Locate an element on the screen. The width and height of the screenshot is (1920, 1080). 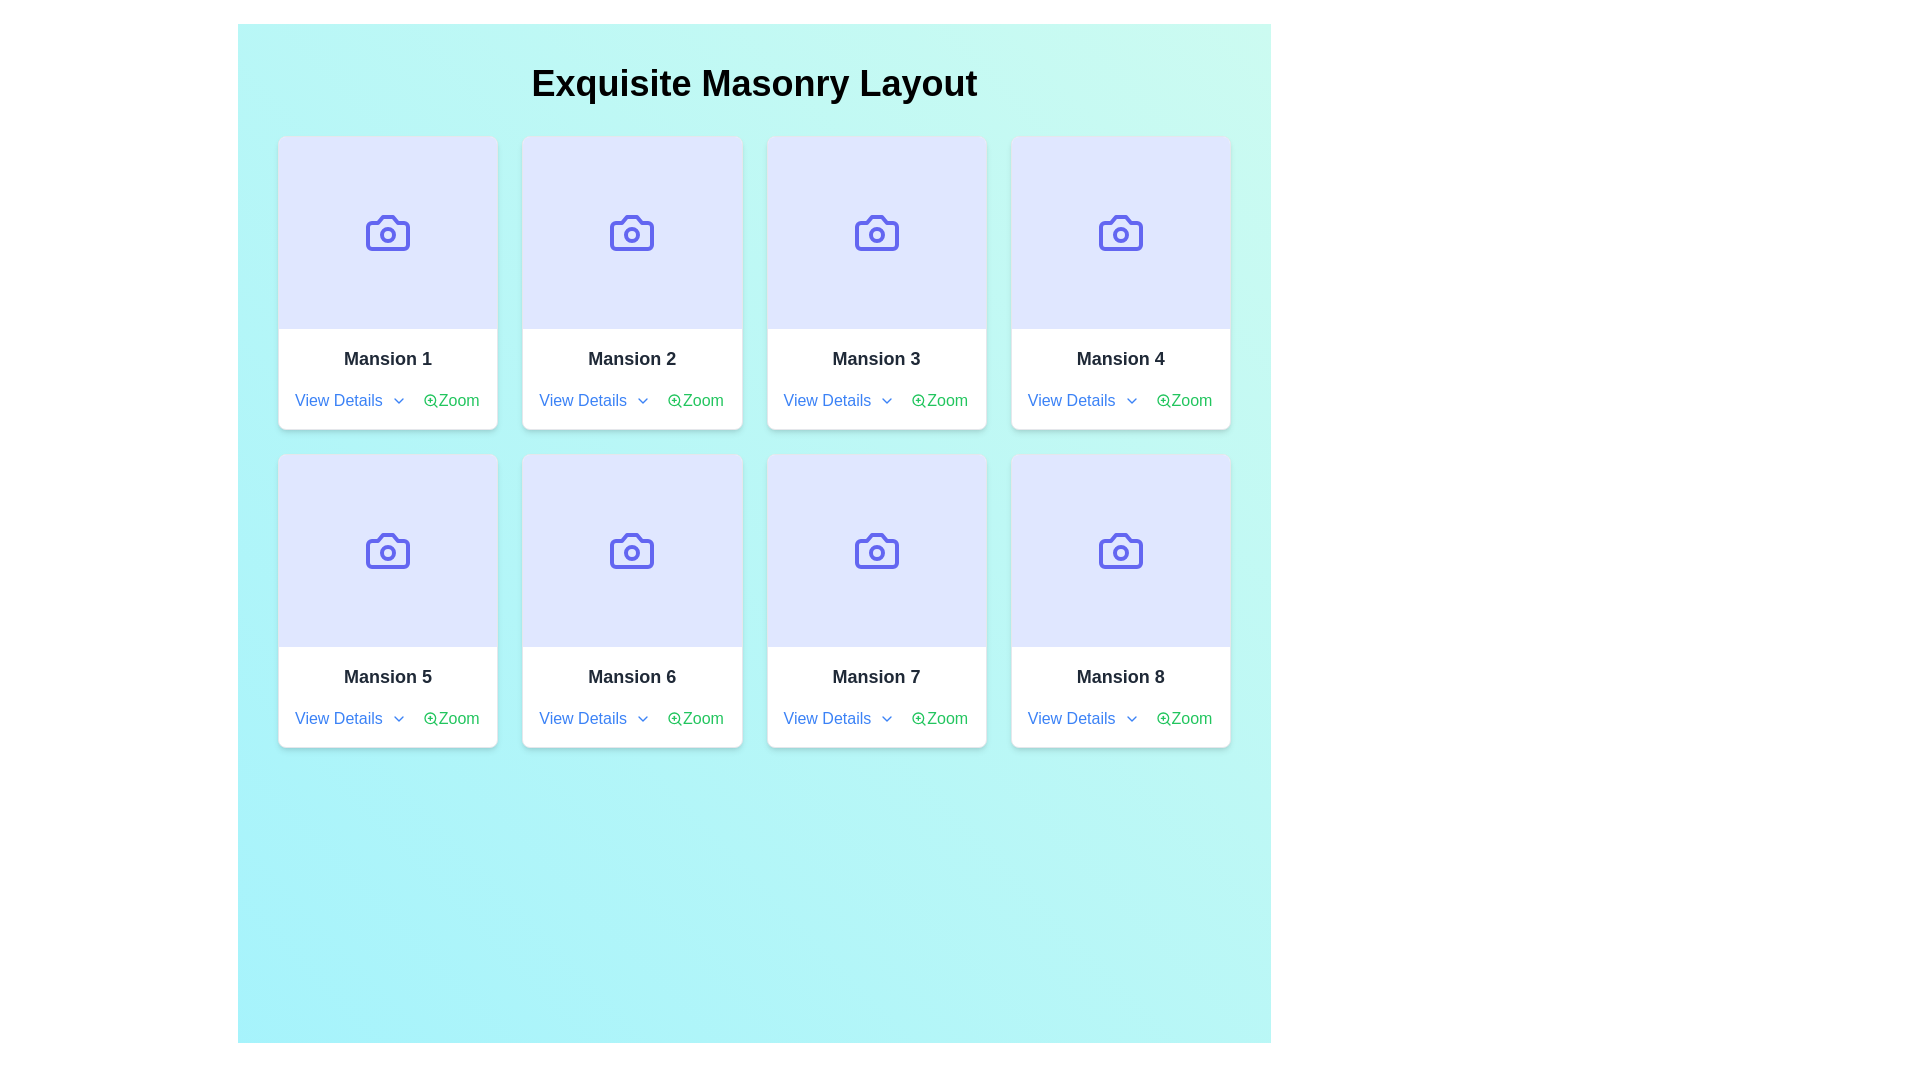
the 'View Details' link located within the 'Mansion 8' card is located at coordinates (1120, 717).